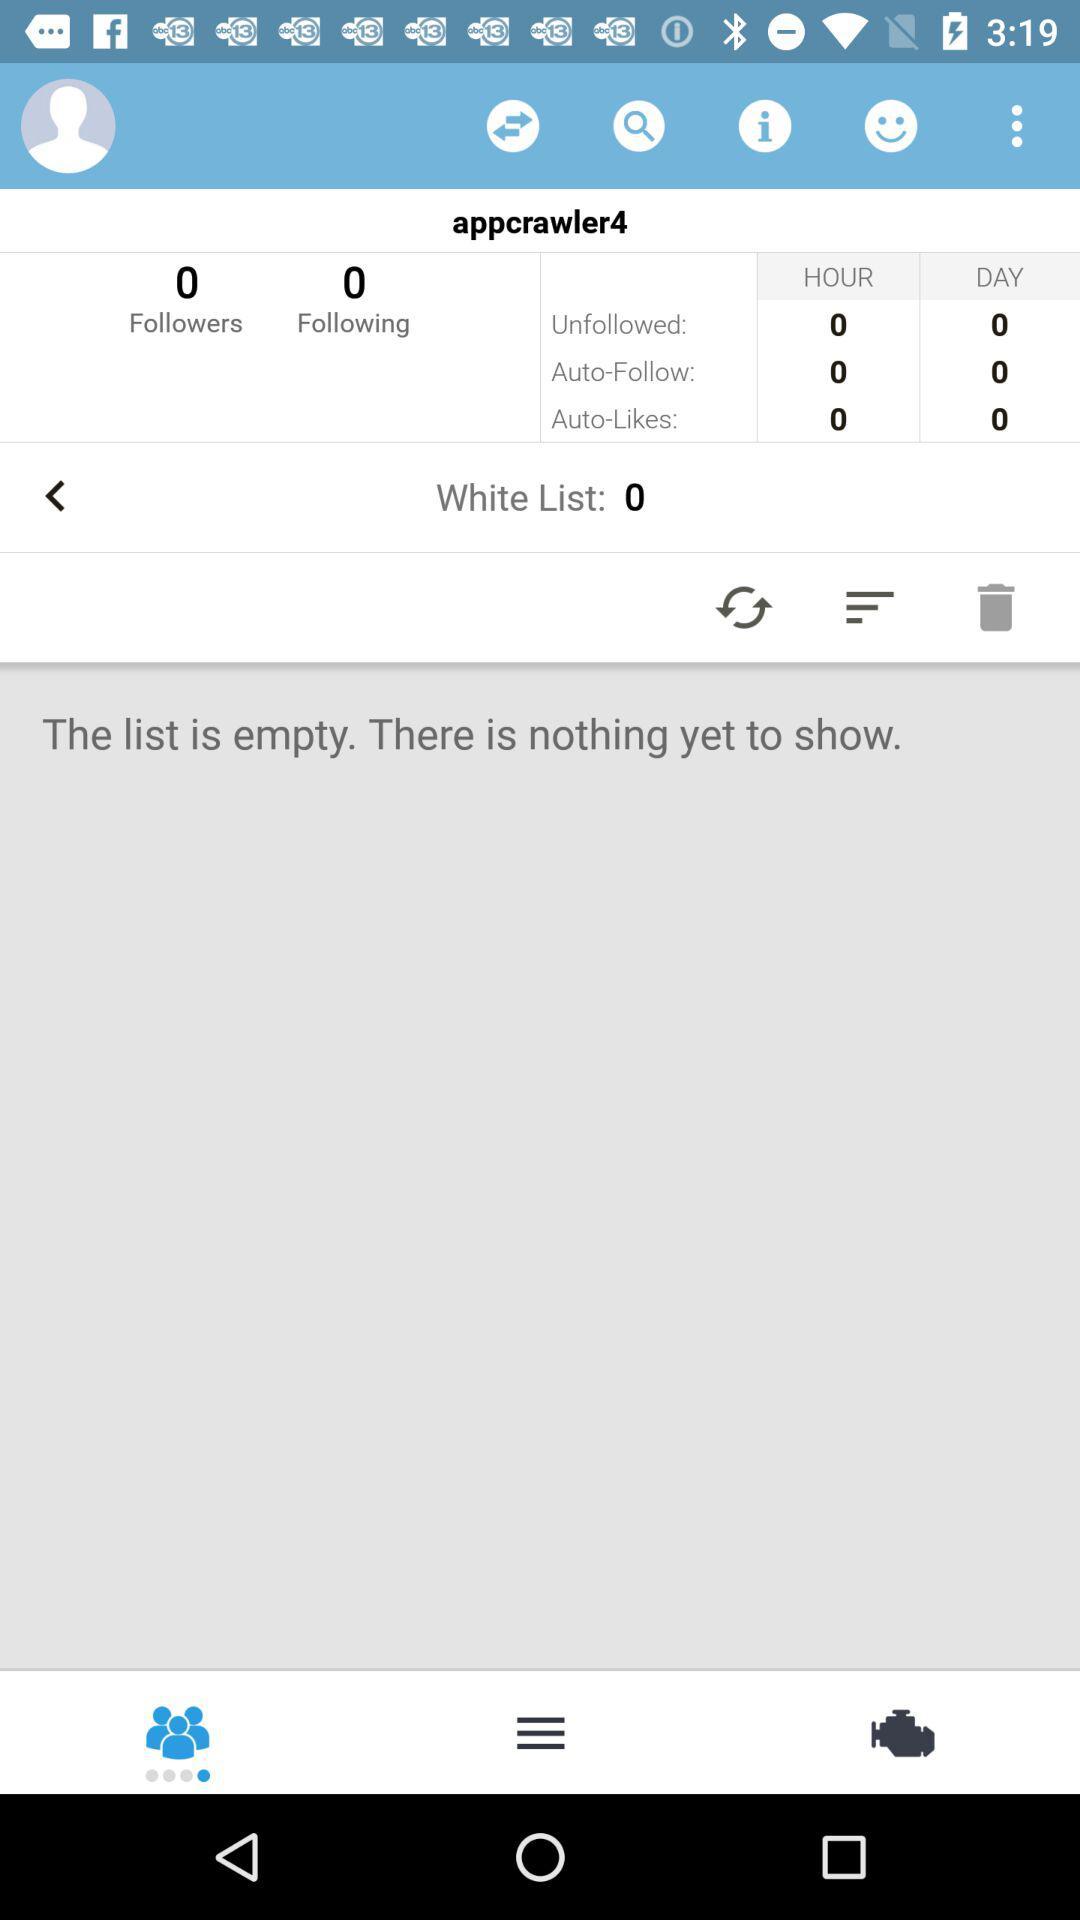 The height and width of the screenshot is (1920, 1080). Describe the element at coordinates (639, 124) in the screenshot. I see `open search bar` at that location.